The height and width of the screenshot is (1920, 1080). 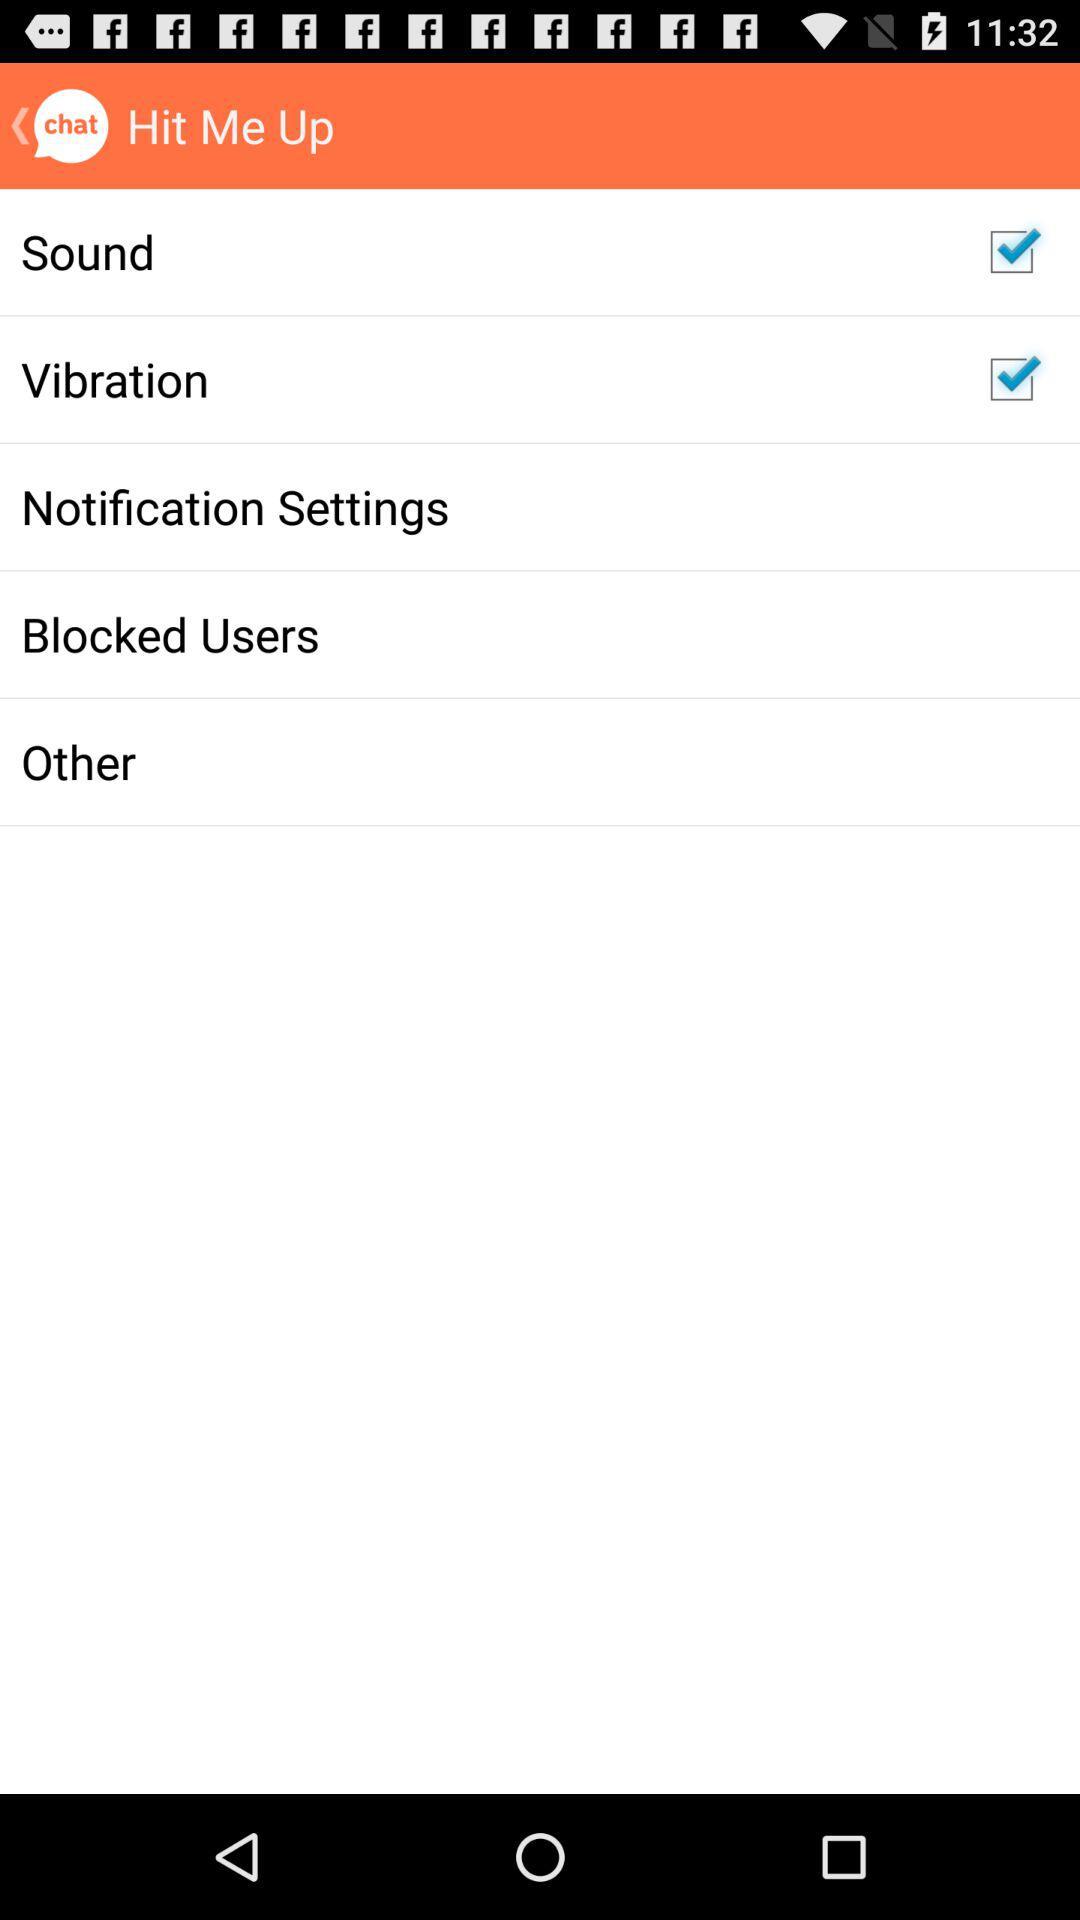 I want to click on the item below notification settings icon, so click(x=484, y=633).